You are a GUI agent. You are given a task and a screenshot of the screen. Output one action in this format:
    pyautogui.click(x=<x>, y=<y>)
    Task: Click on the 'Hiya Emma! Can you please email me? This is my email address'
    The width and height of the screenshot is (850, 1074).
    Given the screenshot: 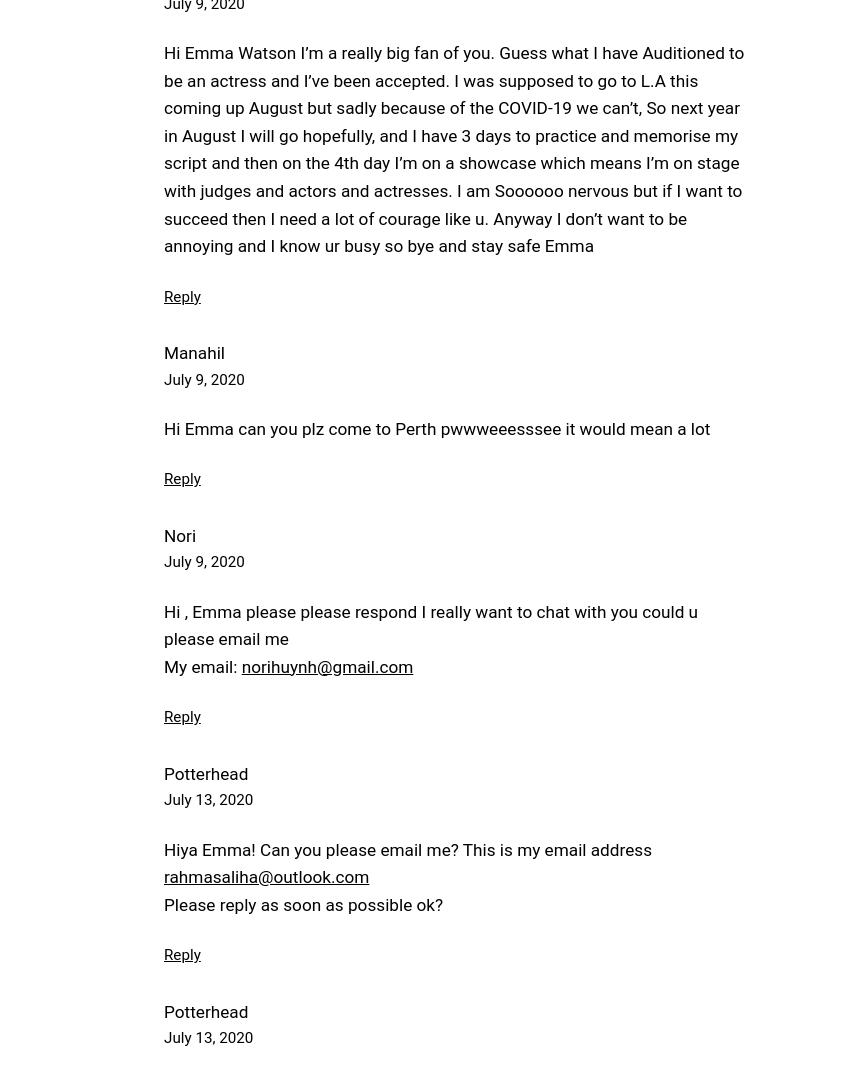 What is the action you would take?
    pyautogui.click(x=408, y=848)
    